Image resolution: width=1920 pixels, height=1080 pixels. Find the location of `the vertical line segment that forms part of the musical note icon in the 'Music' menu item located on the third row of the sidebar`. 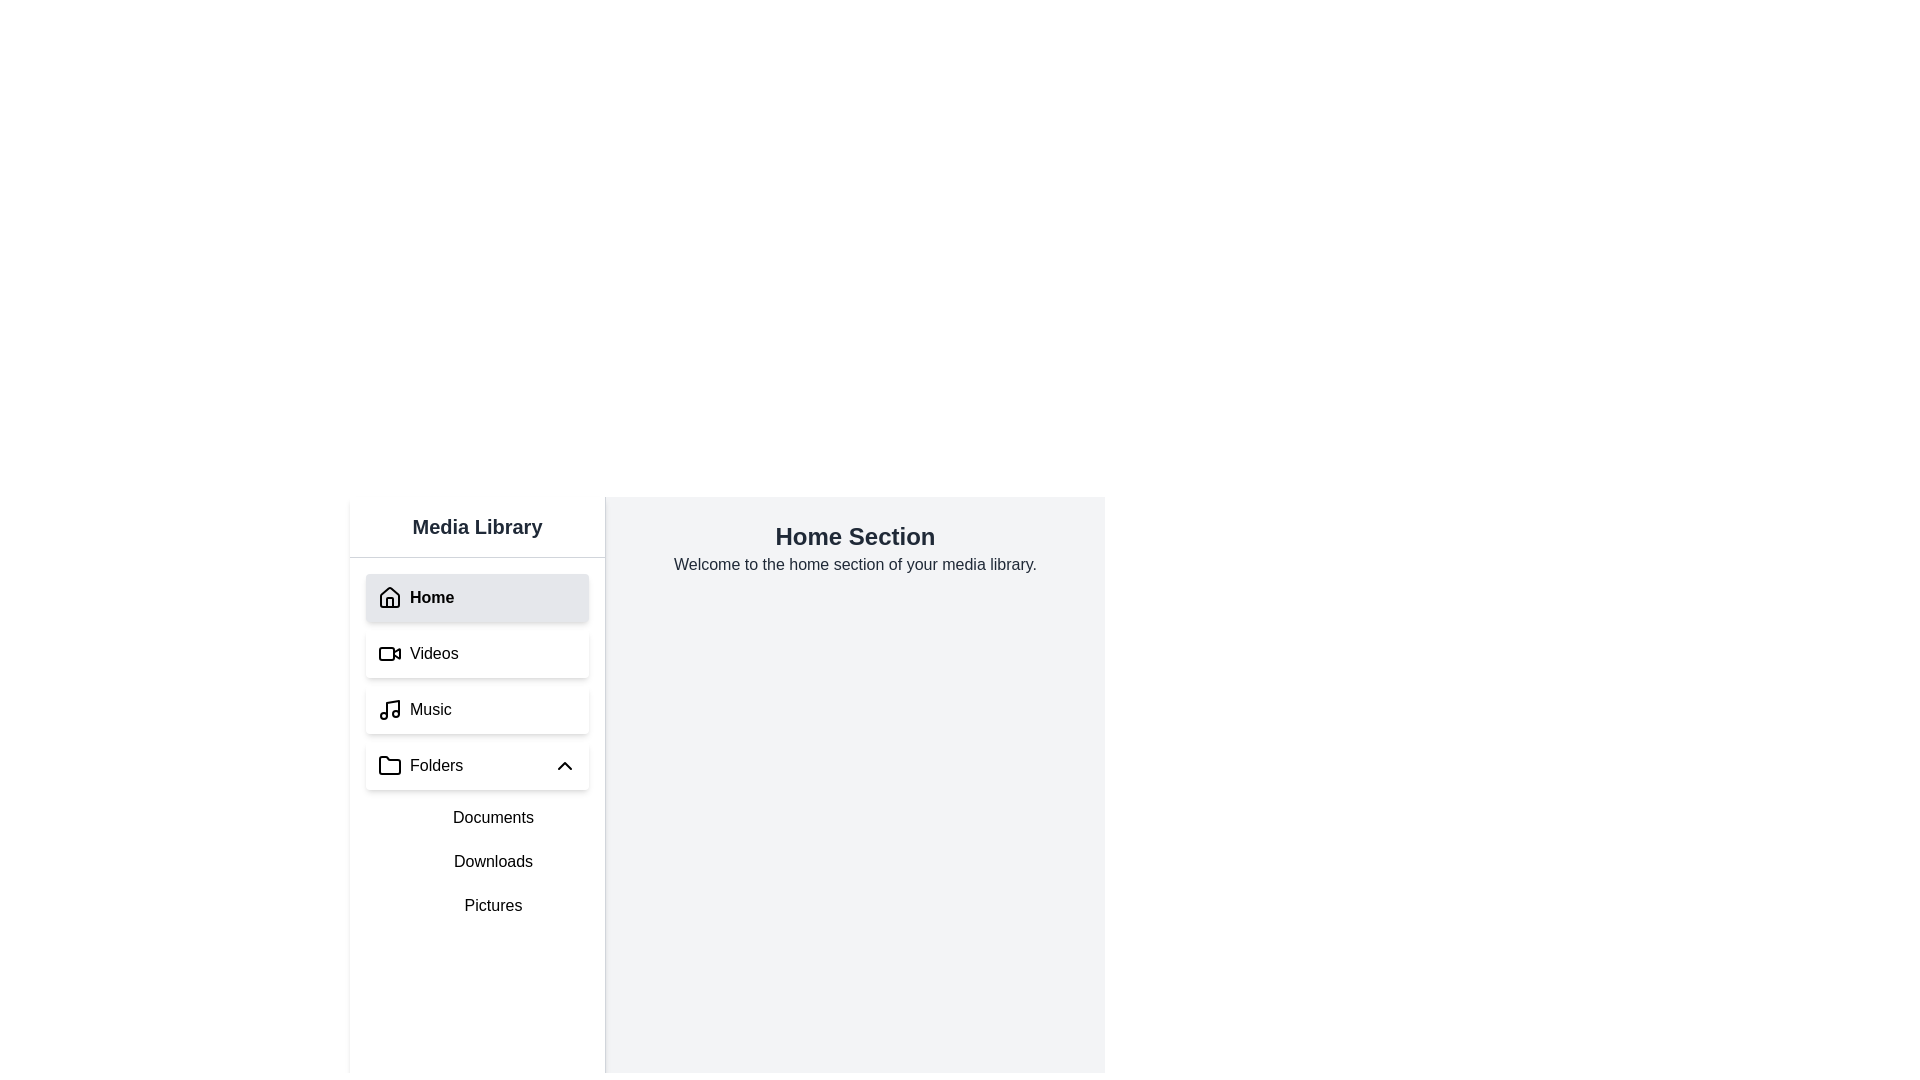

the vertical line segment that forms part of the musical note icon in the 'Music' menu item located on the third row of the sidebar is located at coordinates (393, 707).